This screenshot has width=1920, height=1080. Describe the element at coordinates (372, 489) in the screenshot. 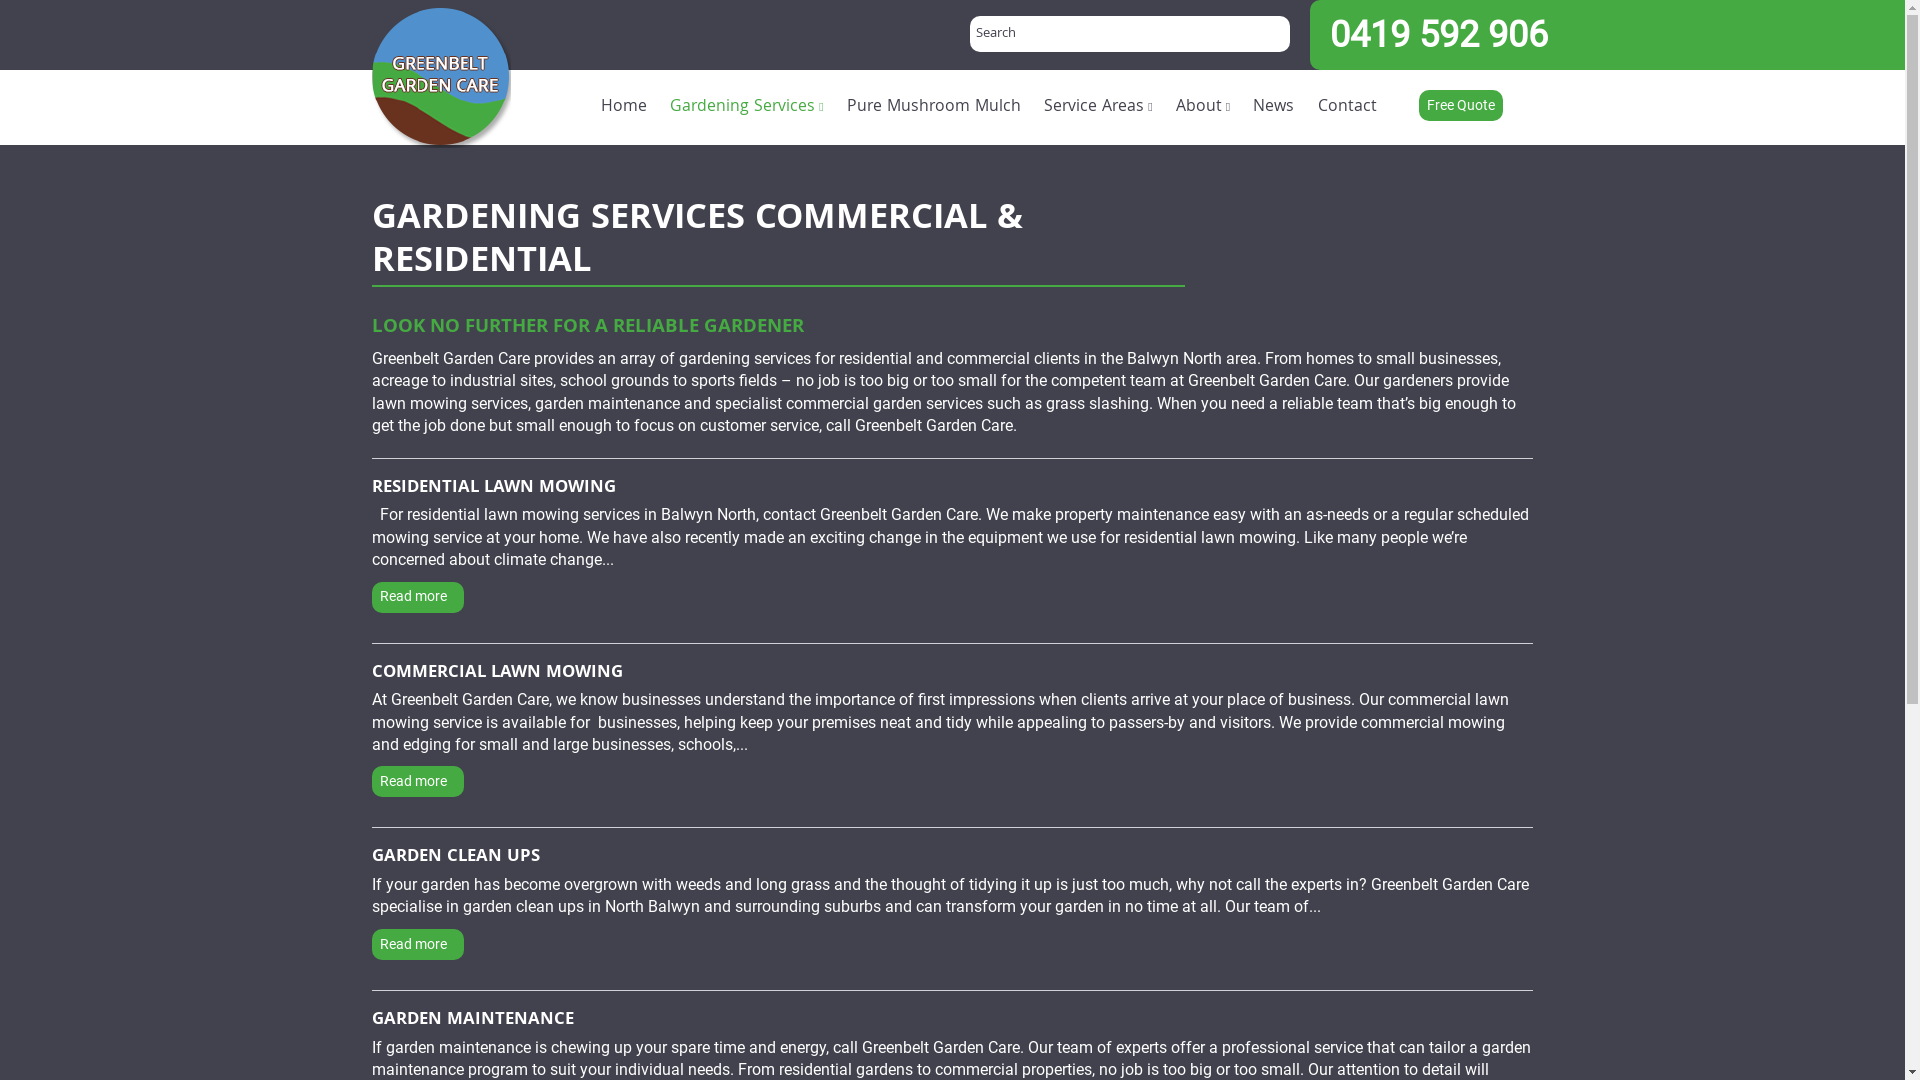

I see `'RESIDENTIAL LAWN MOWING'` at that location.